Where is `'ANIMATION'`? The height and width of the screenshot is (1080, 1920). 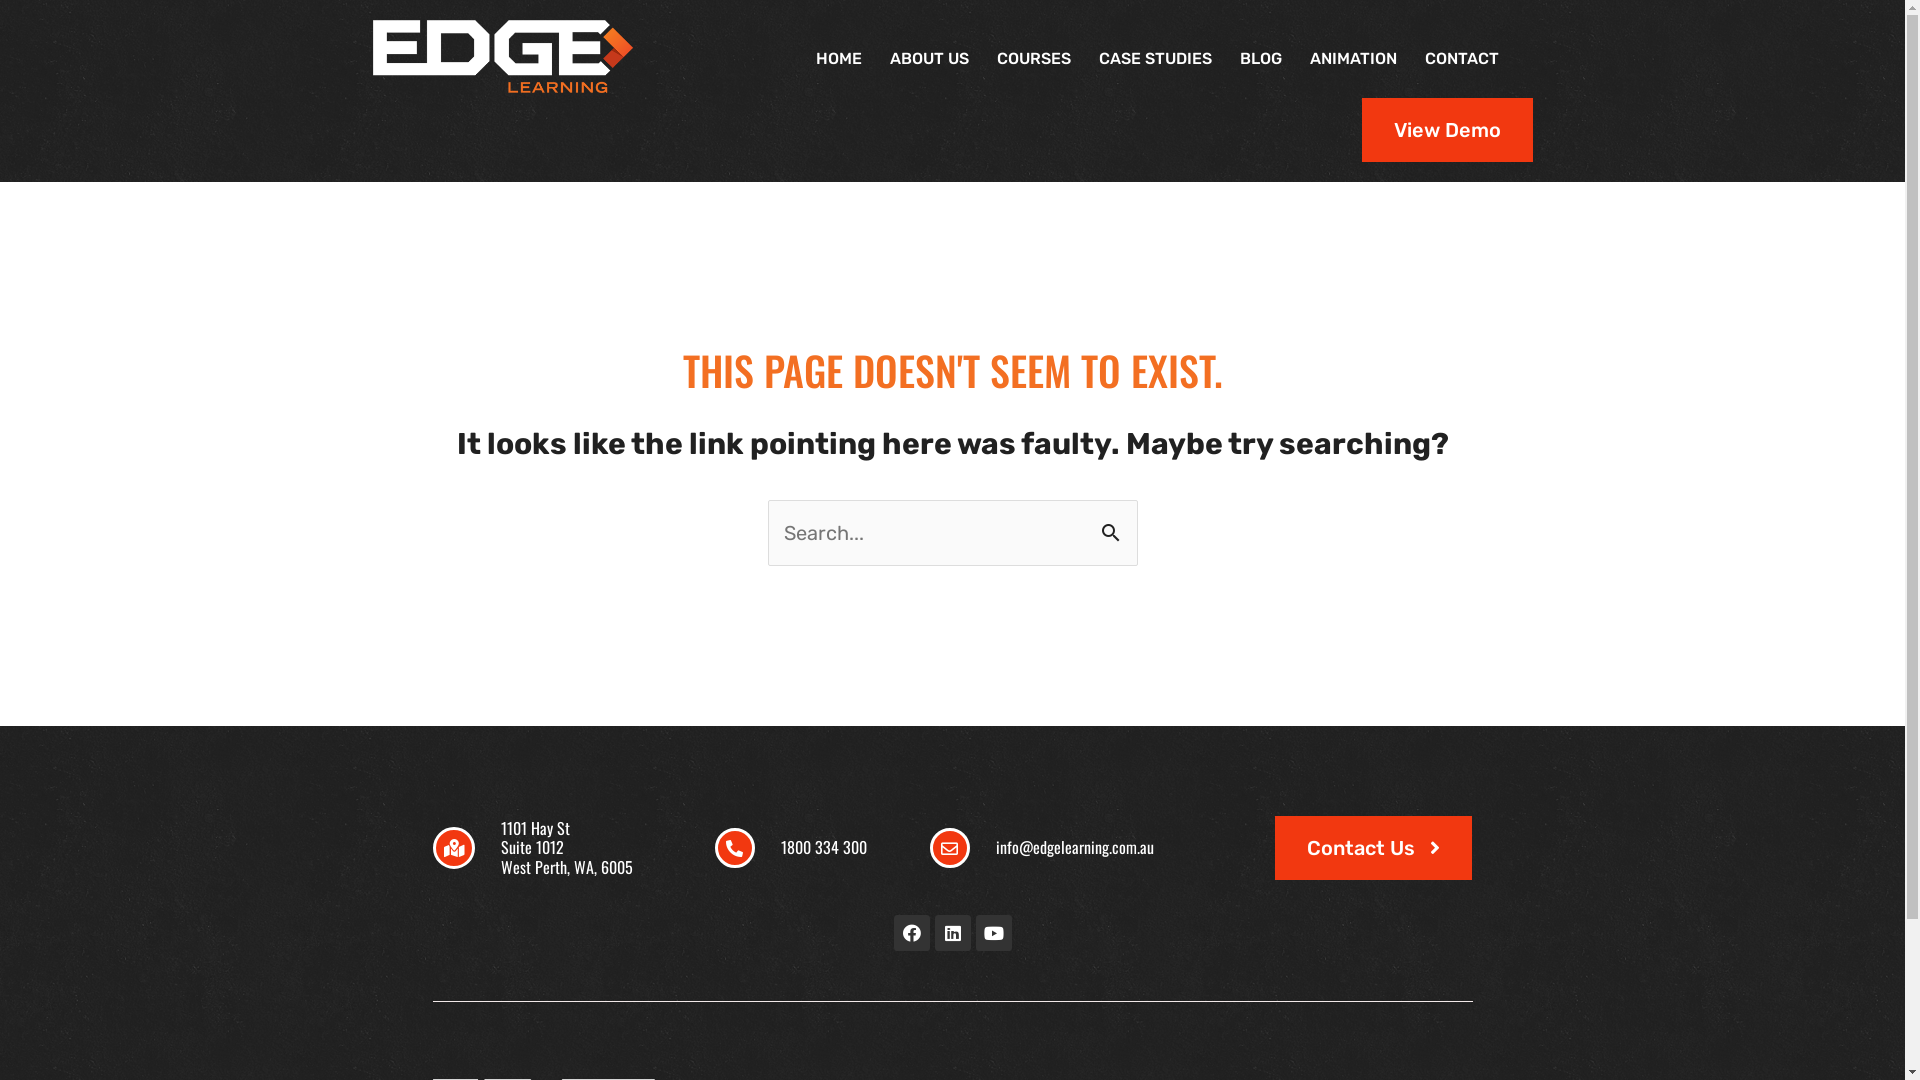
'ANIMATION' is located at coordinates (1296, 57).